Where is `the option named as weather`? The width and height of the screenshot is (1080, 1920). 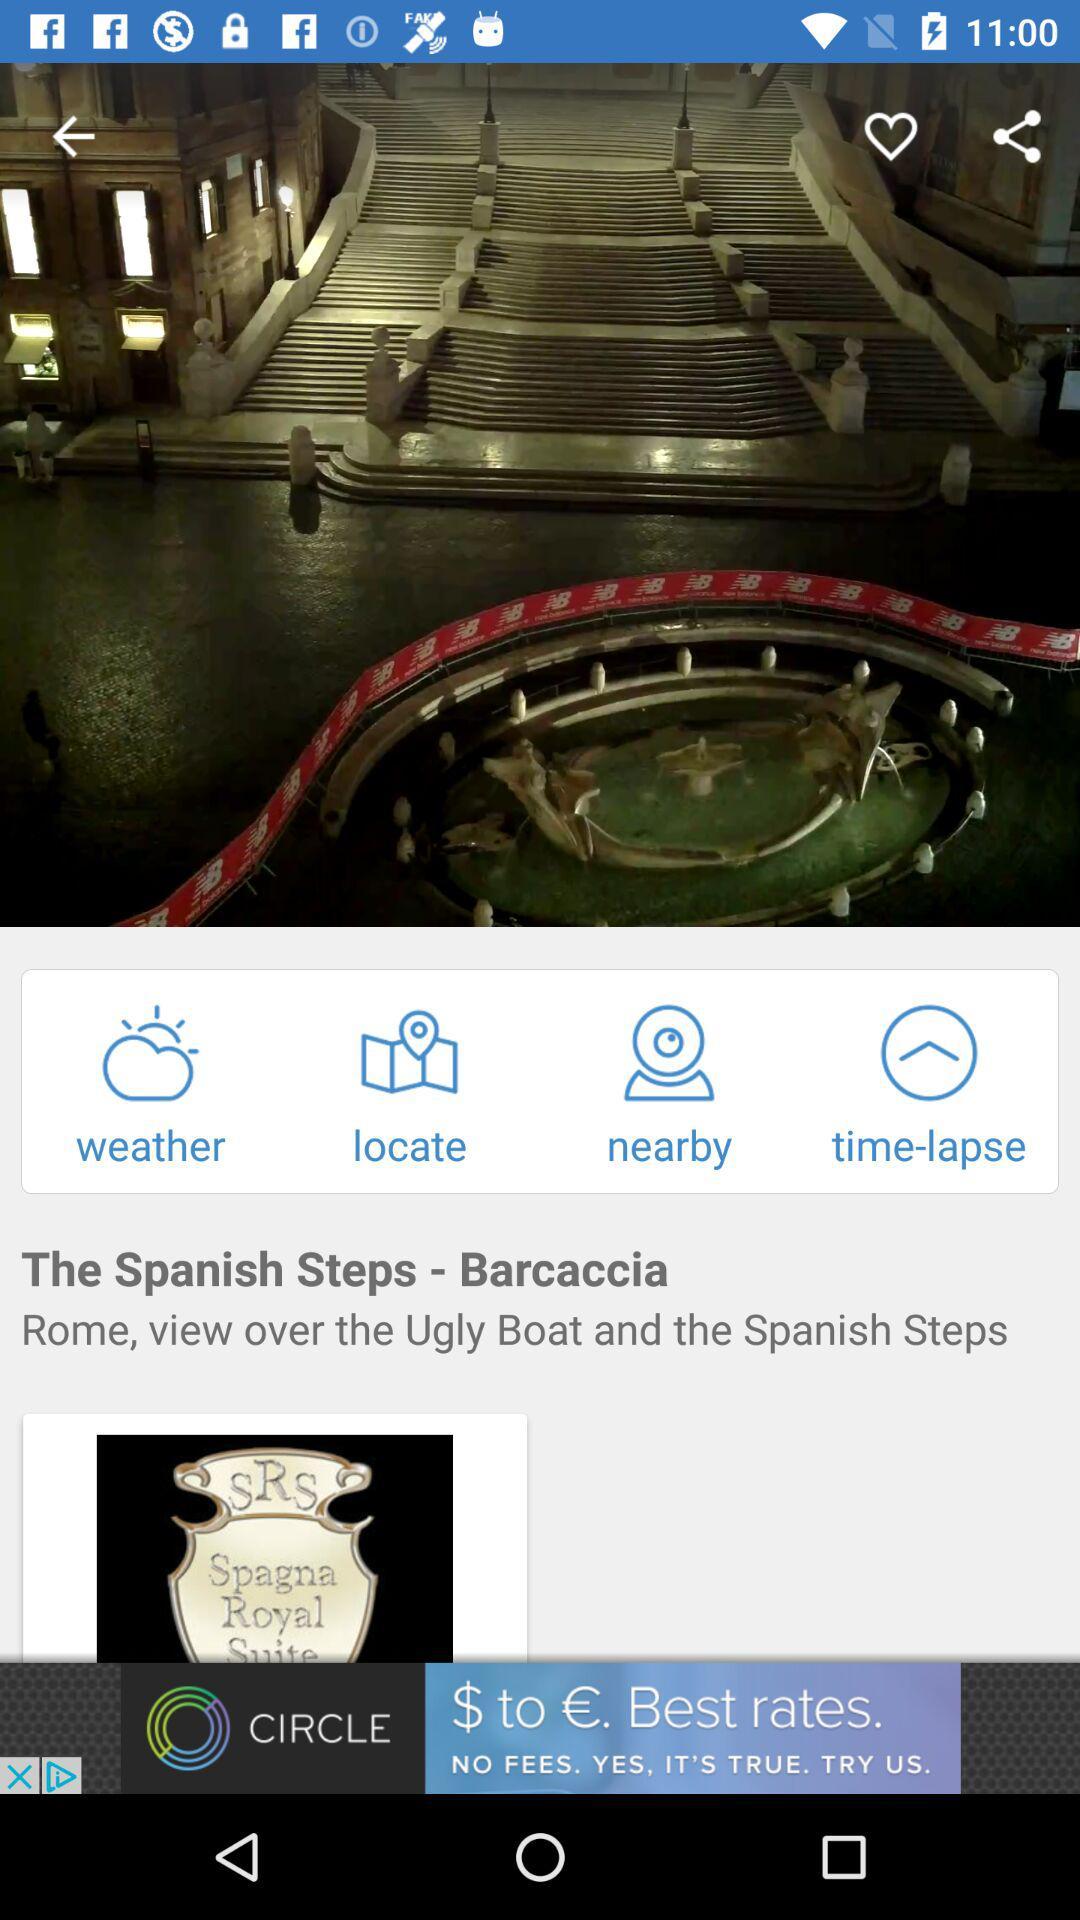 the option named as weather is located at coordinates (149, 1085).